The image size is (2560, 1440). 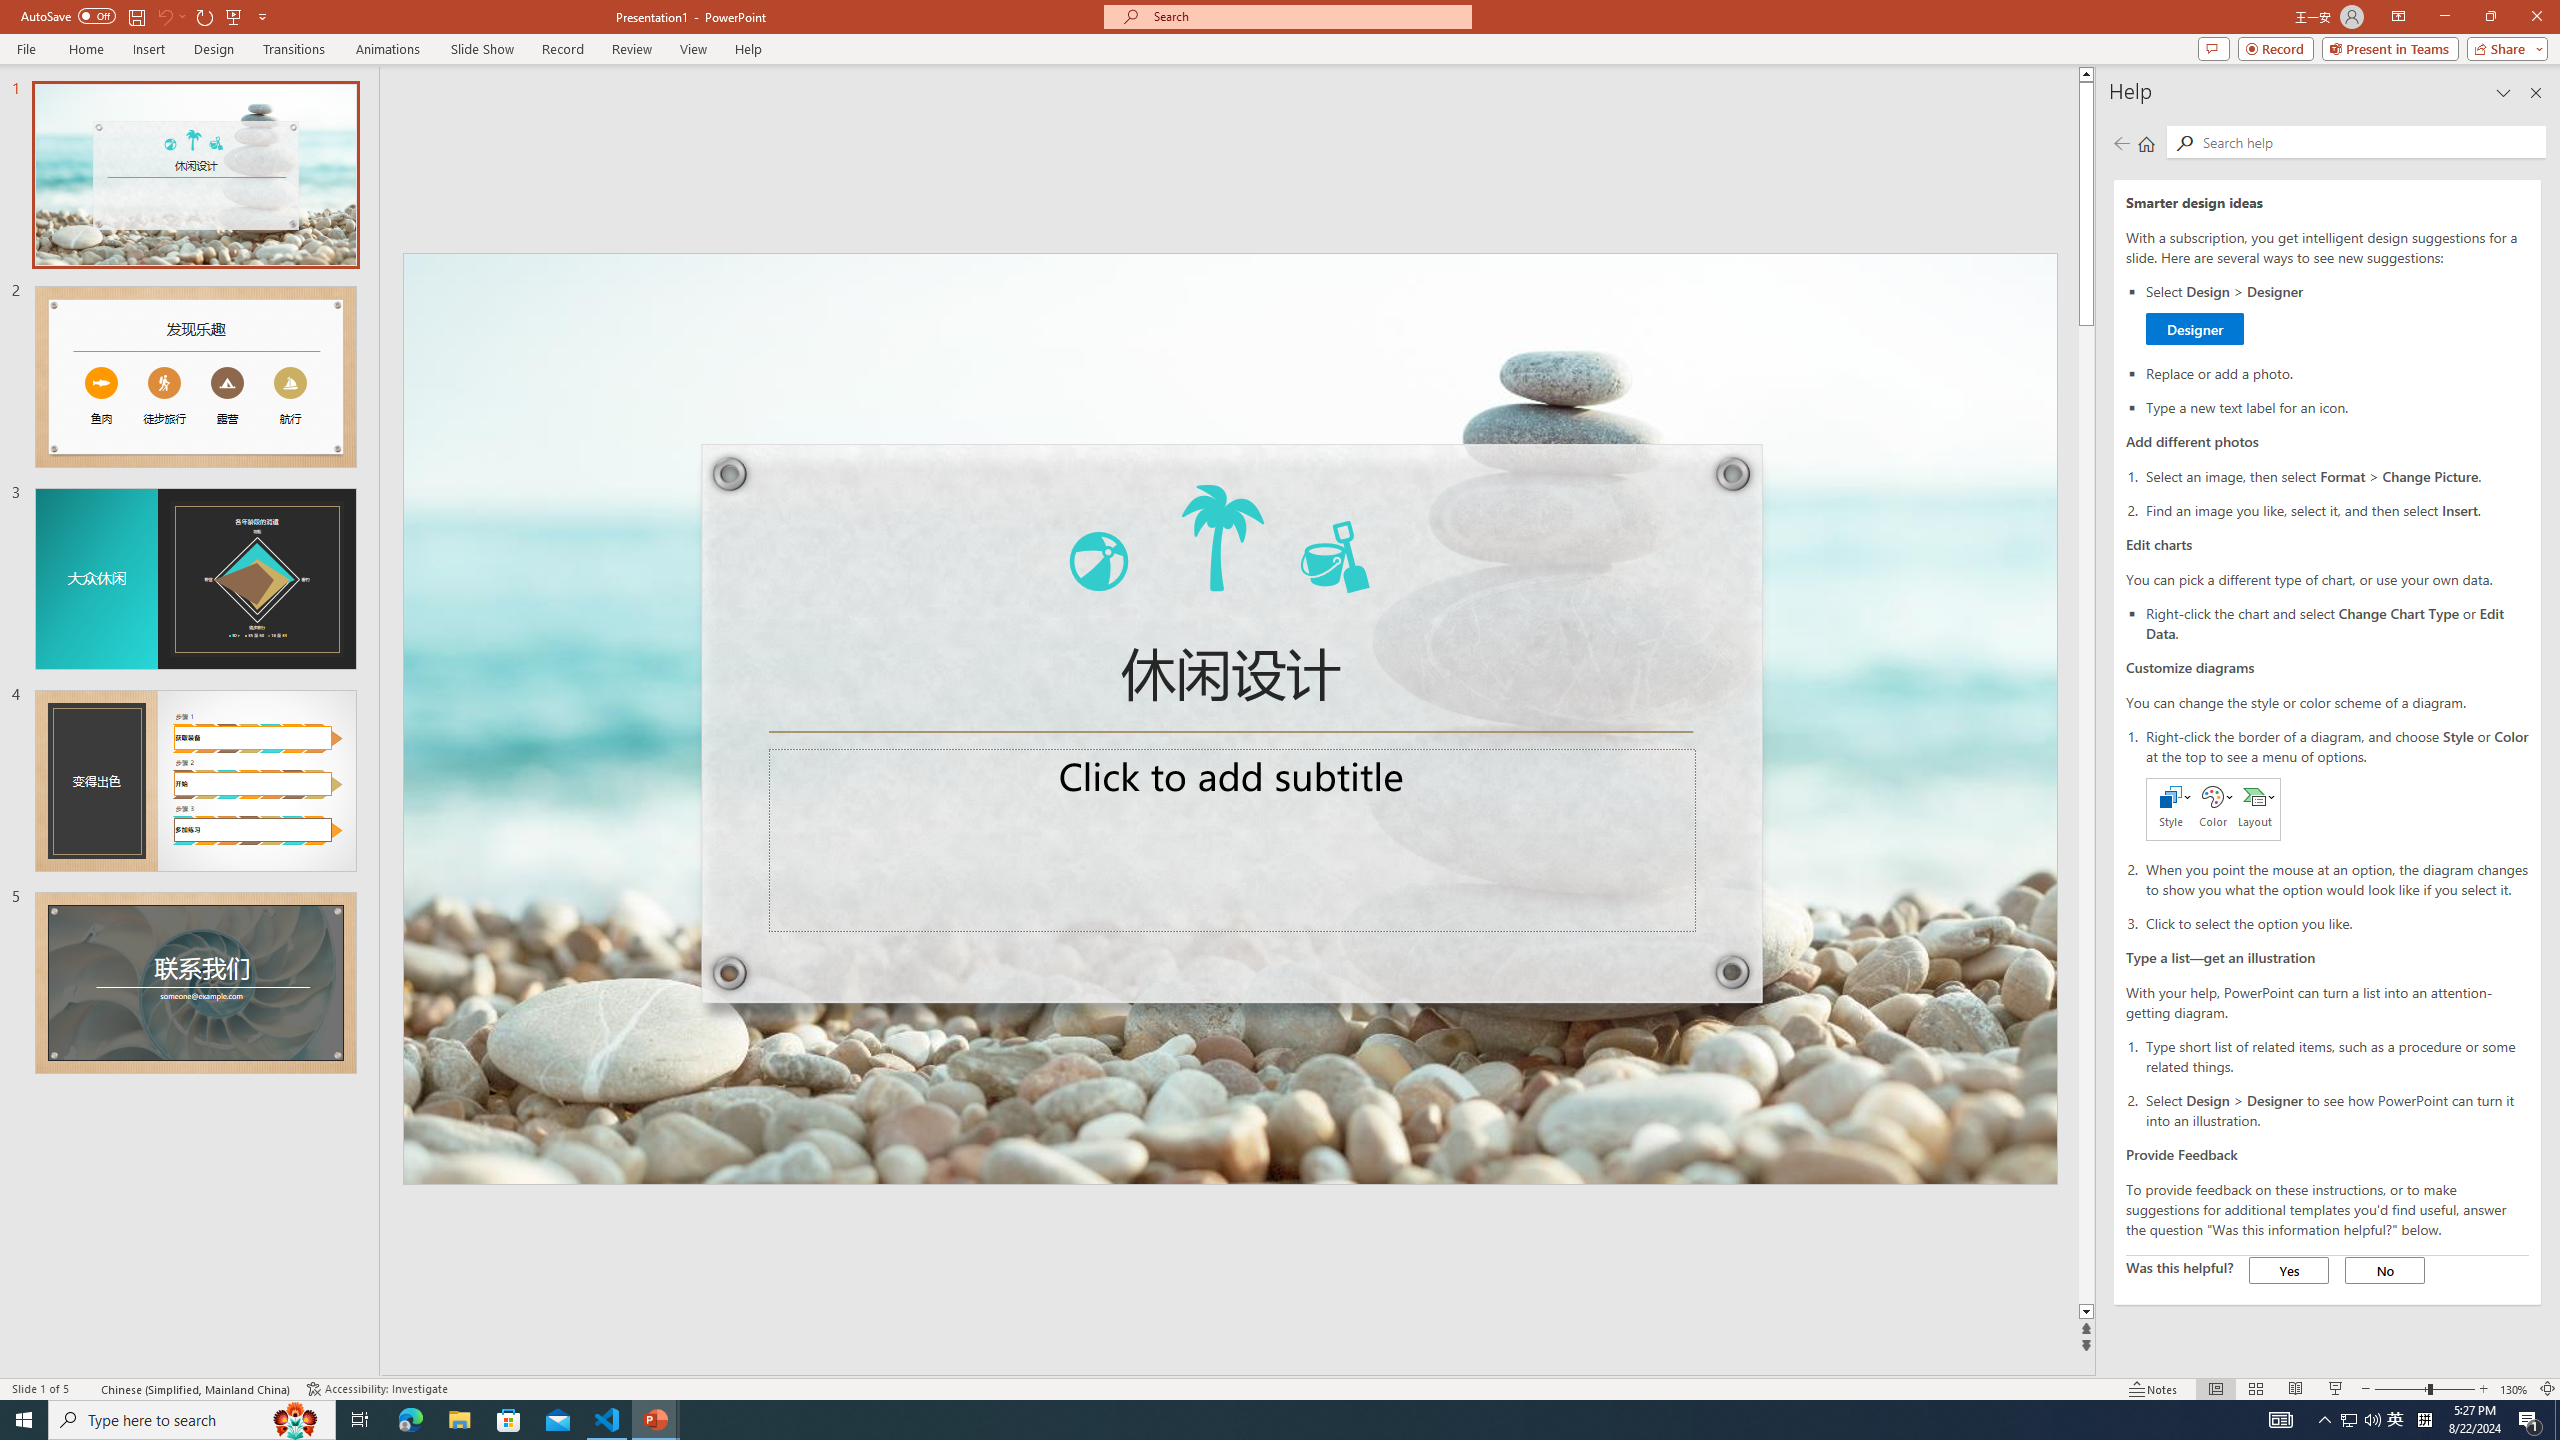 I want to click on 'Yes', so click(x=2288, y=1269).